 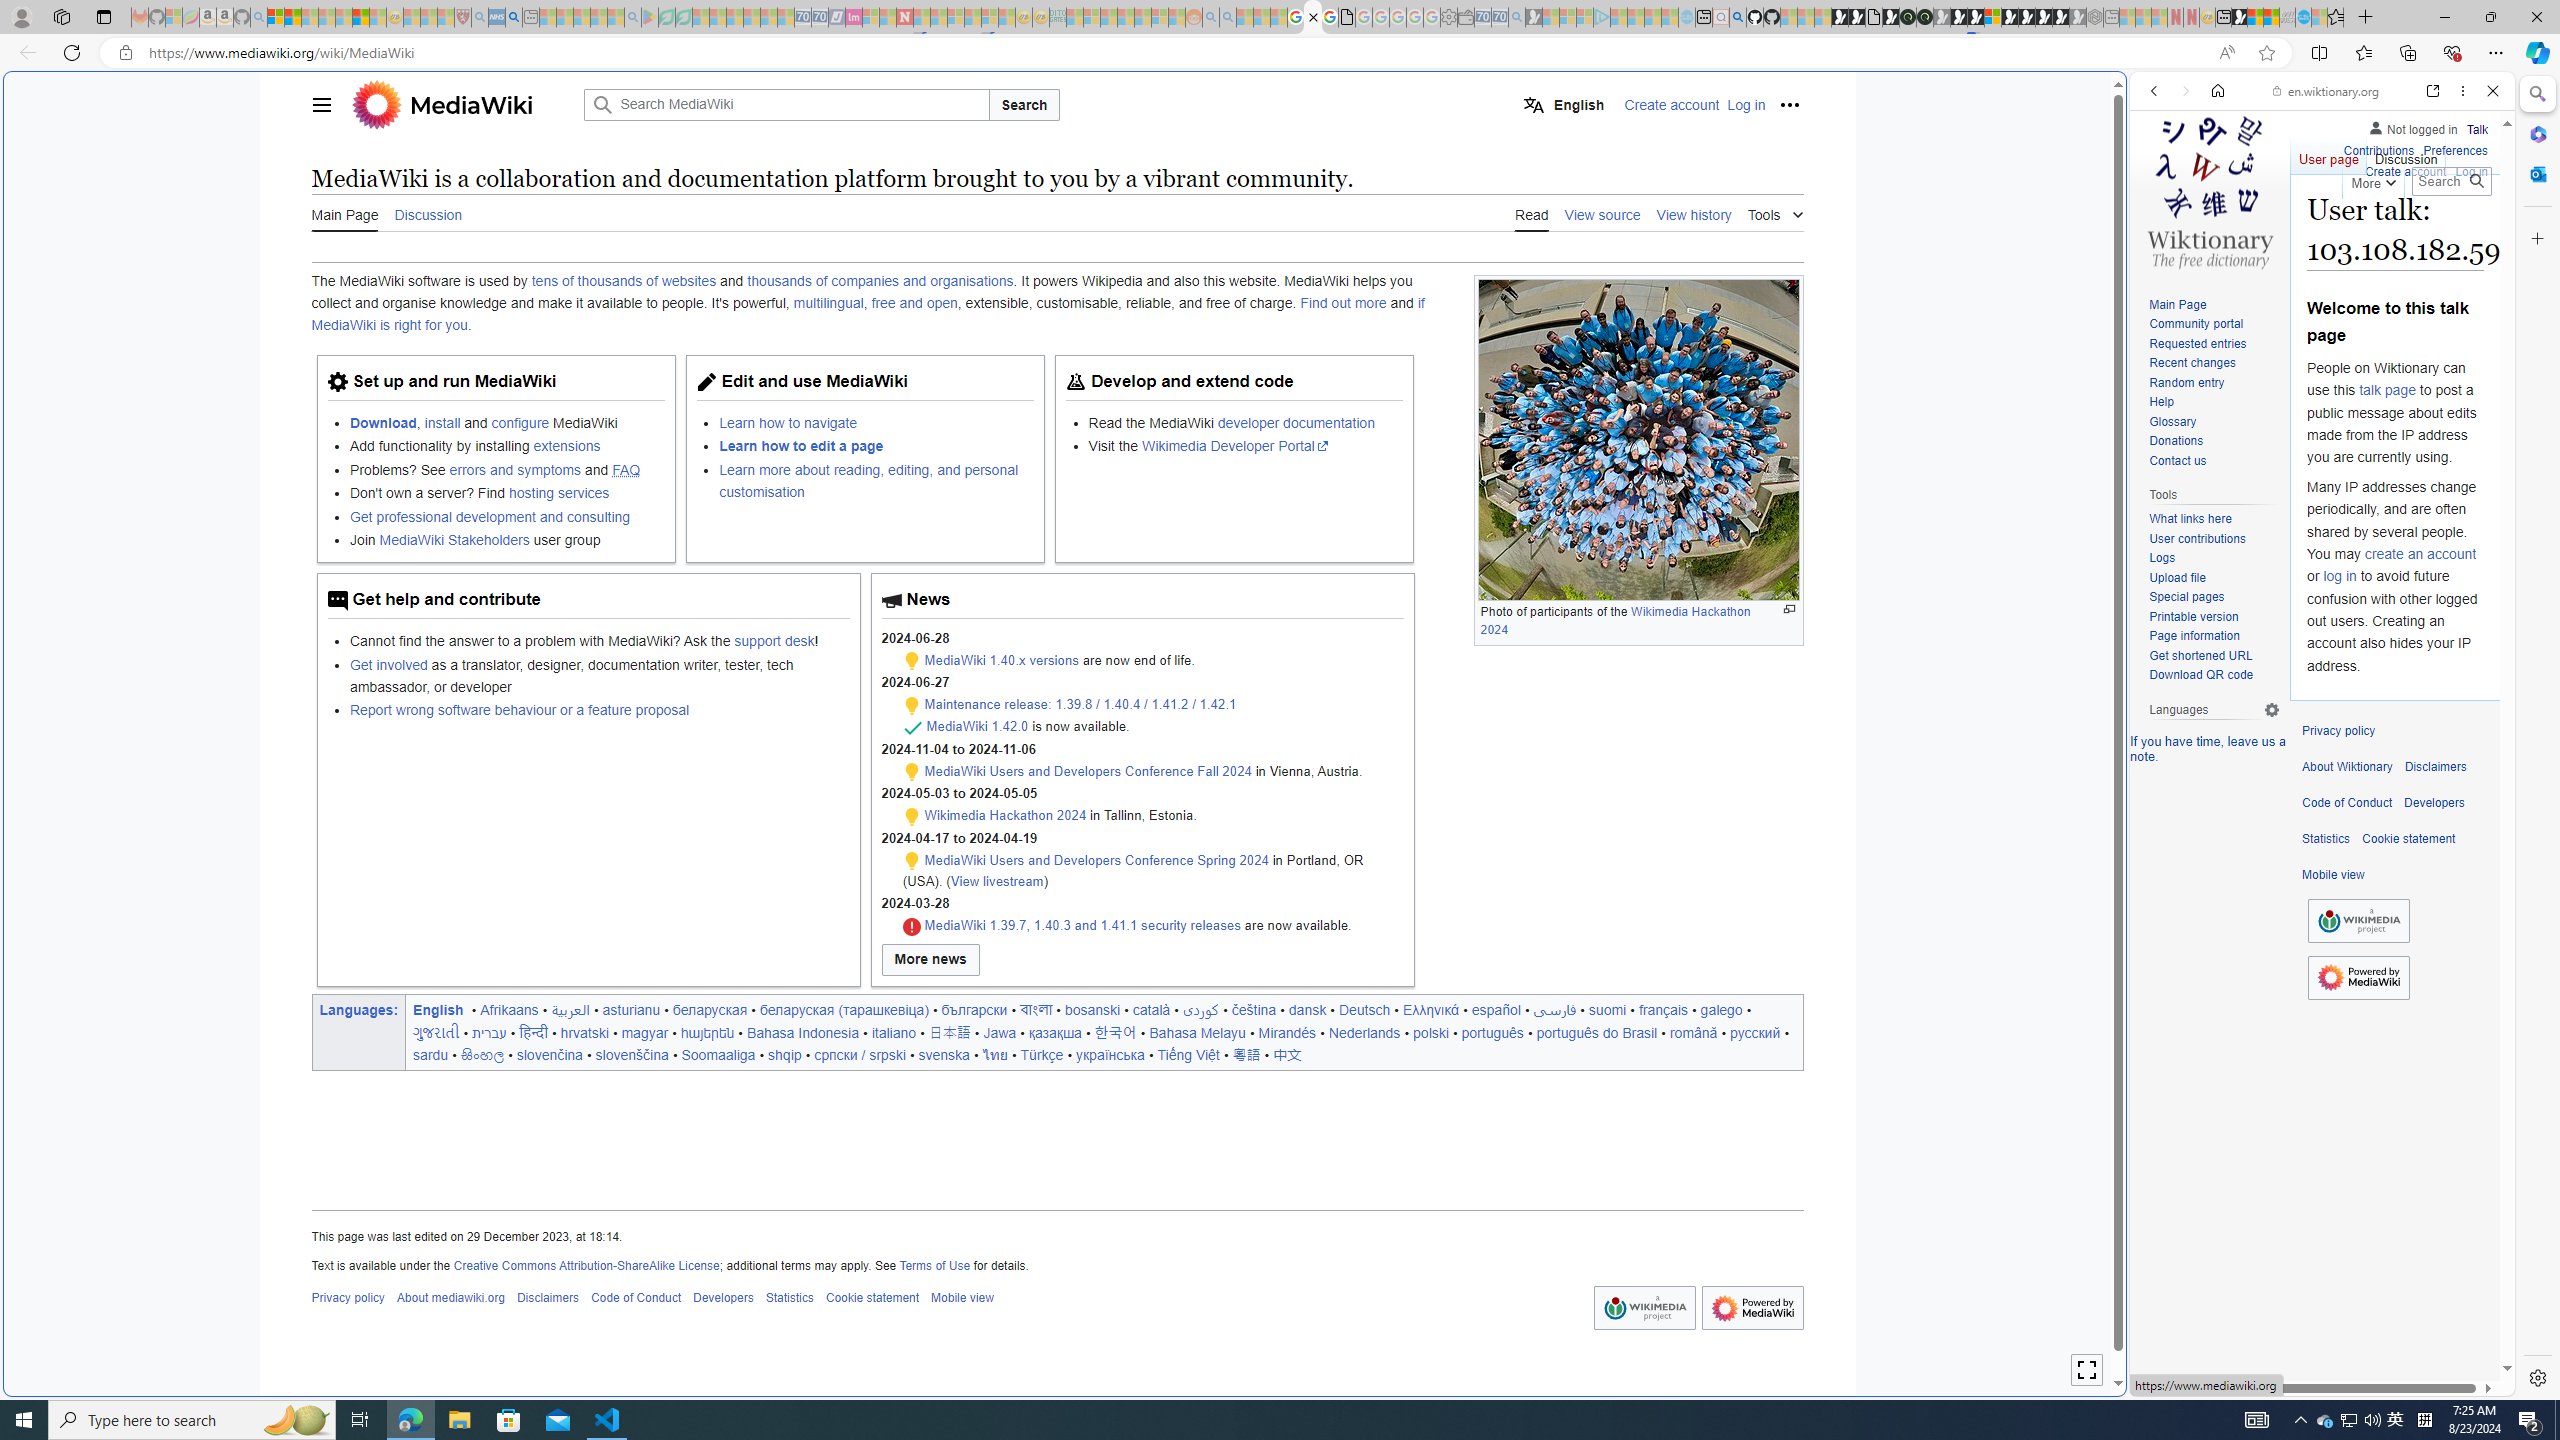 I want to click on 'Wikimedia Hackathon 2024', so click(x=1006, y=815).